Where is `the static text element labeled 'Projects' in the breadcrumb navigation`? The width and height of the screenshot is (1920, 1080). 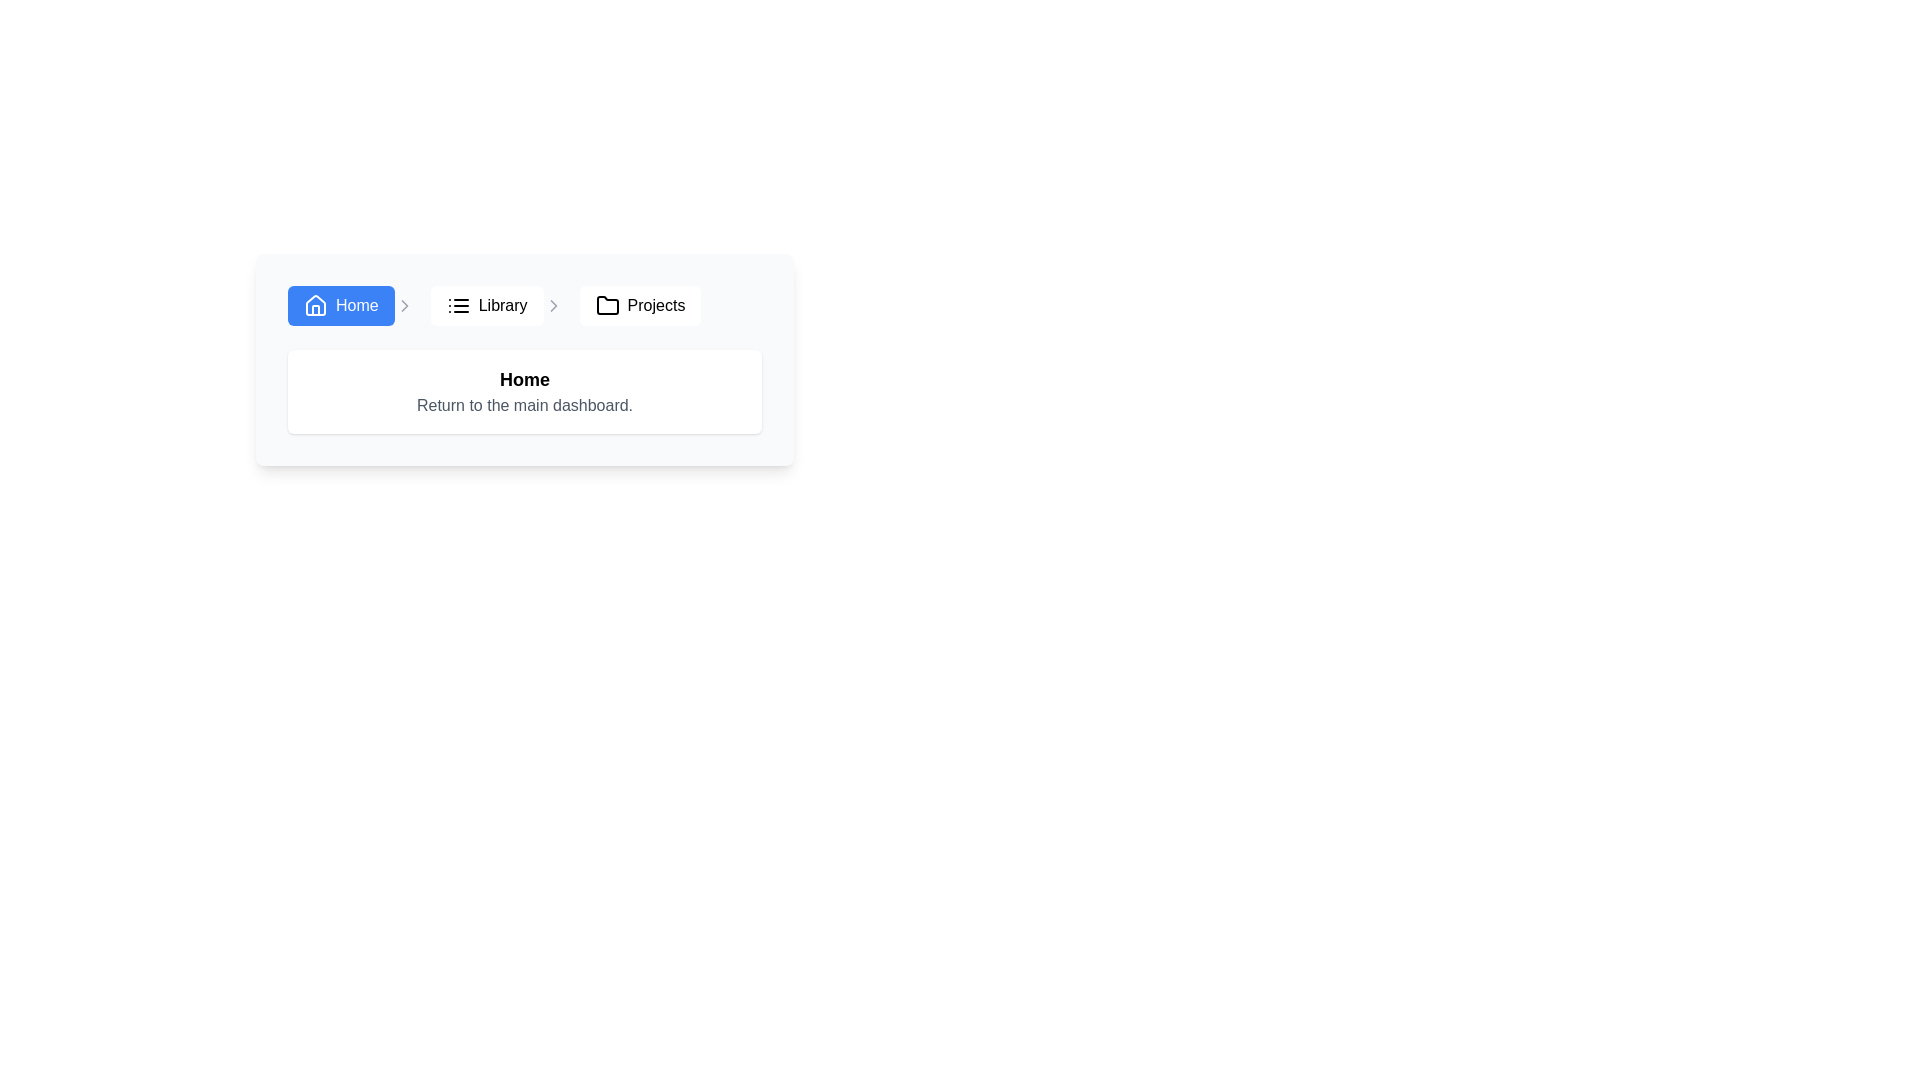 the static text element labeled 'Projects' in the breadcrumb navigation is located at coordinates (656, 305).